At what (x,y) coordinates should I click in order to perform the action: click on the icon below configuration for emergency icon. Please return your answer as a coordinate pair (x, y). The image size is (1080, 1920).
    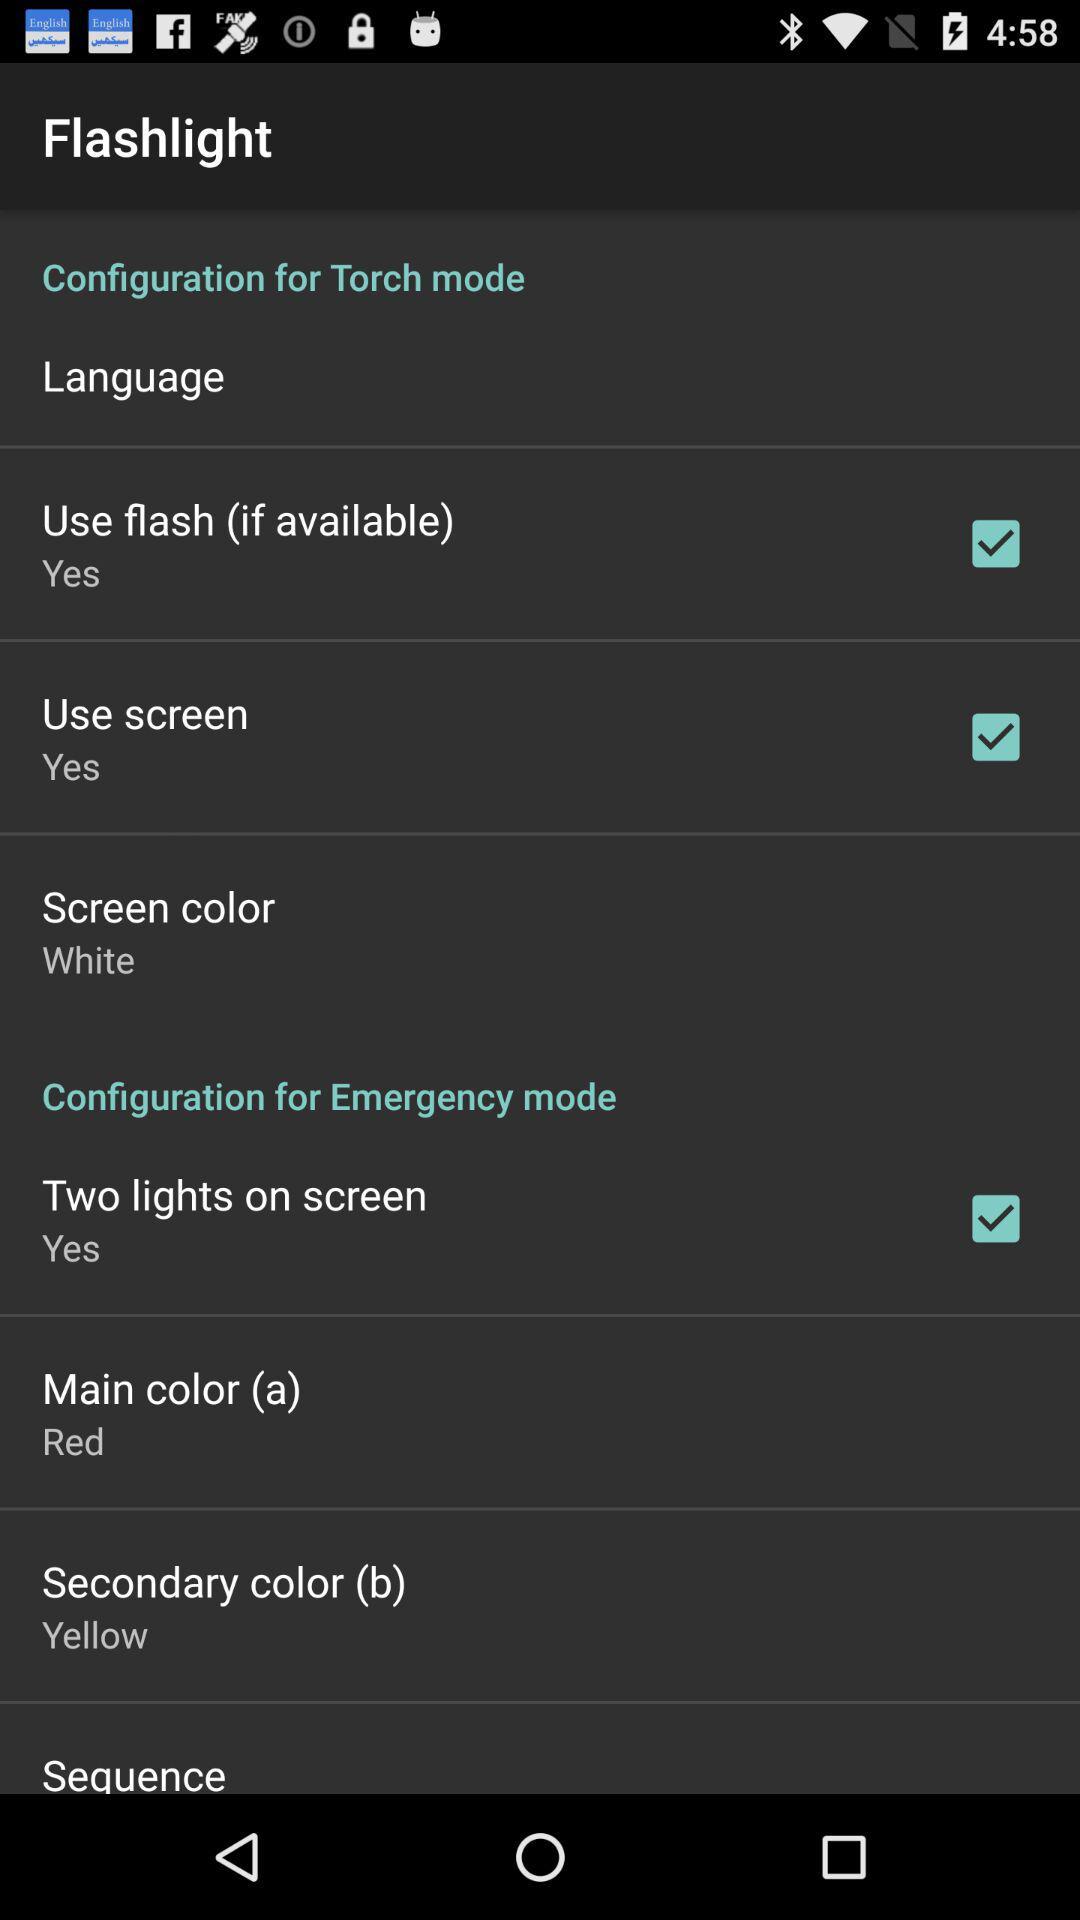
    Looking at the image, I should click on (233, 1194).